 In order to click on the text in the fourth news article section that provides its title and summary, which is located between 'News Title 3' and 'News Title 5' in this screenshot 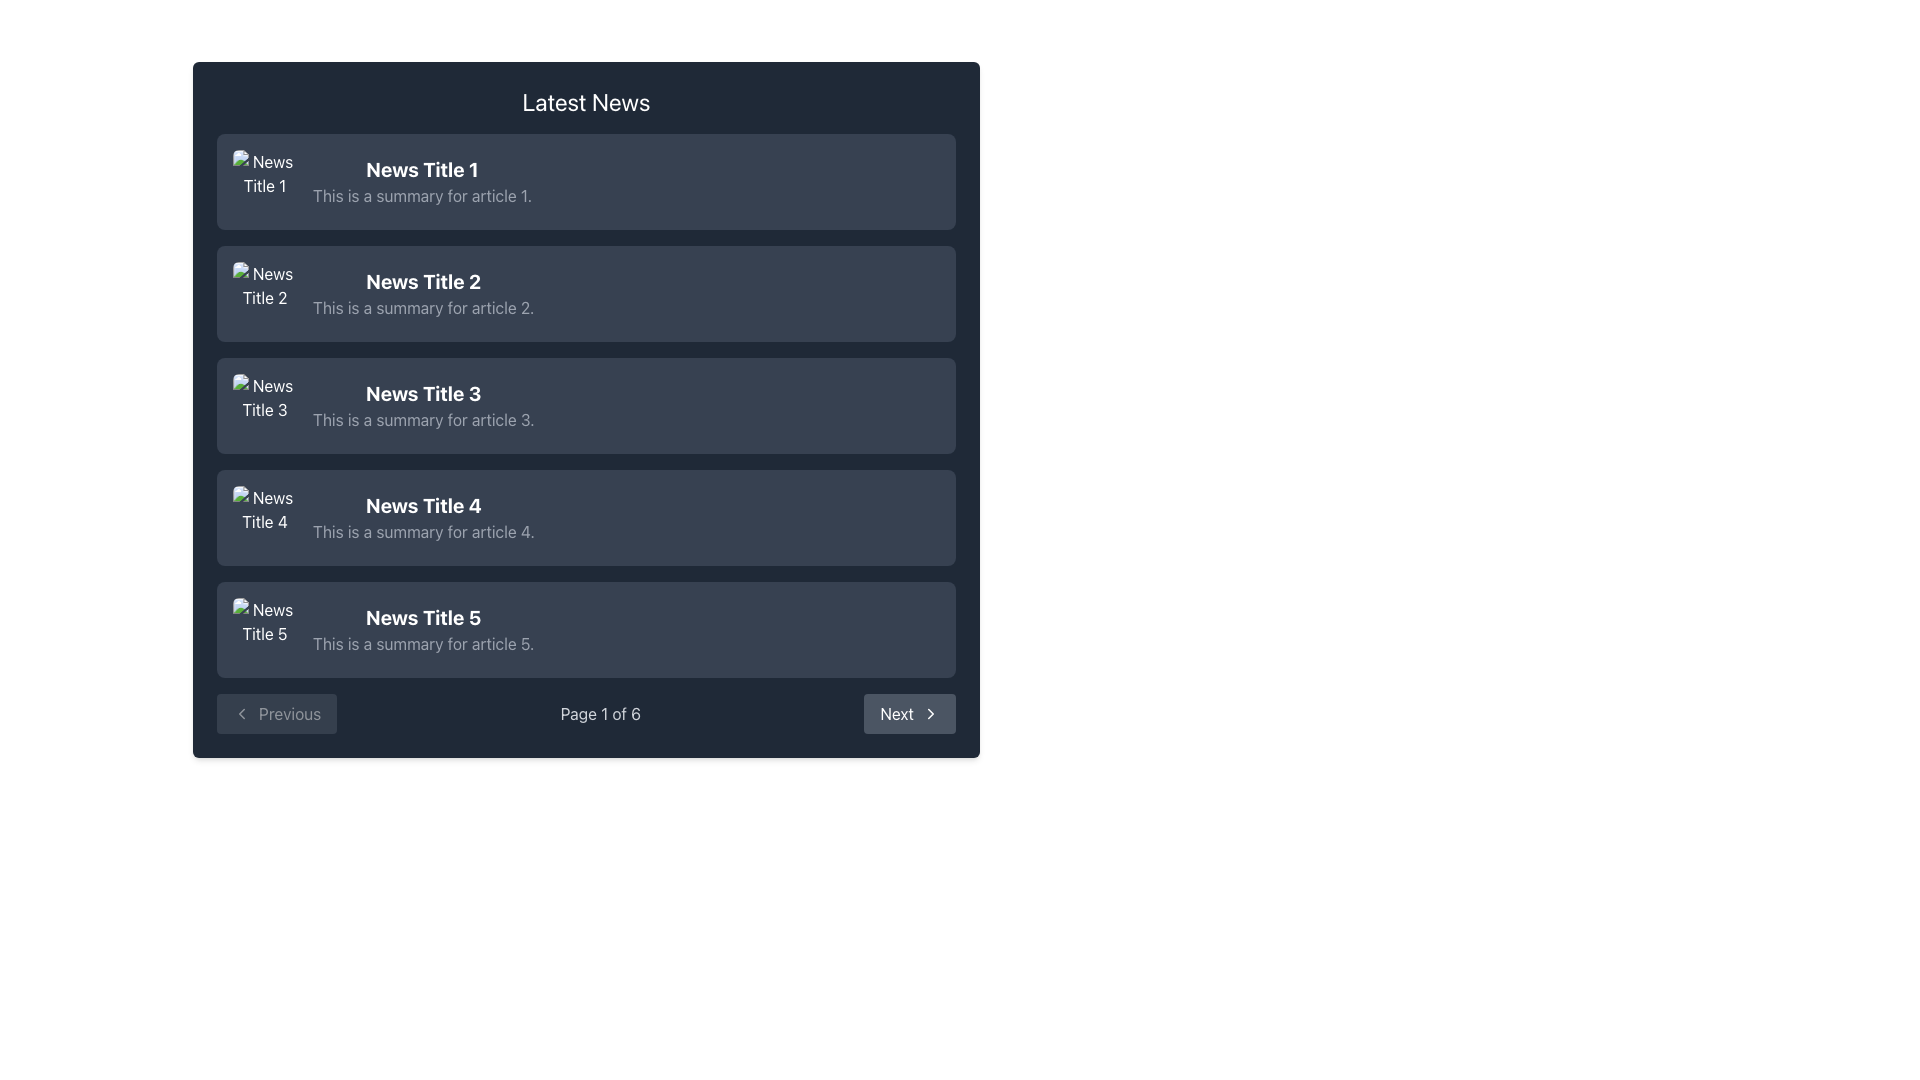, I will do `click(422, 516)`.